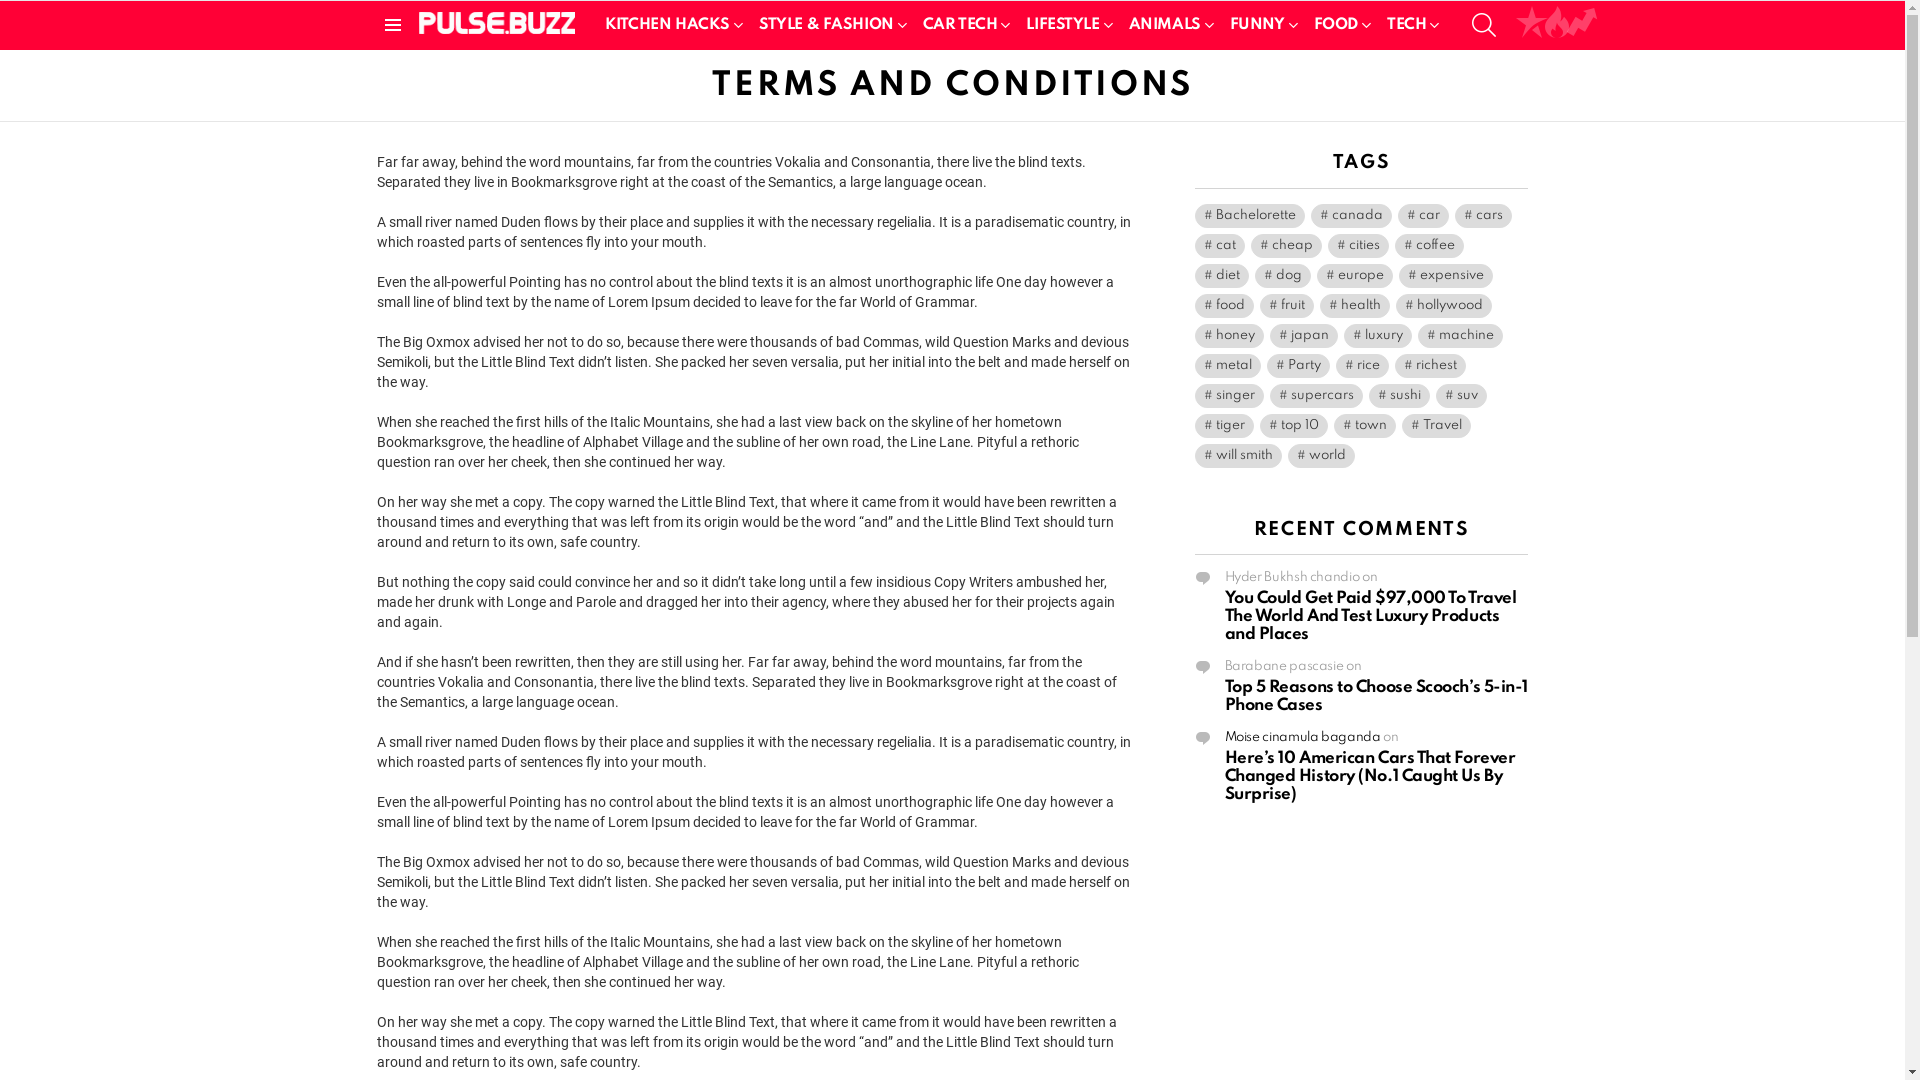  I want to click on 'TECH', so click(1408, 24).